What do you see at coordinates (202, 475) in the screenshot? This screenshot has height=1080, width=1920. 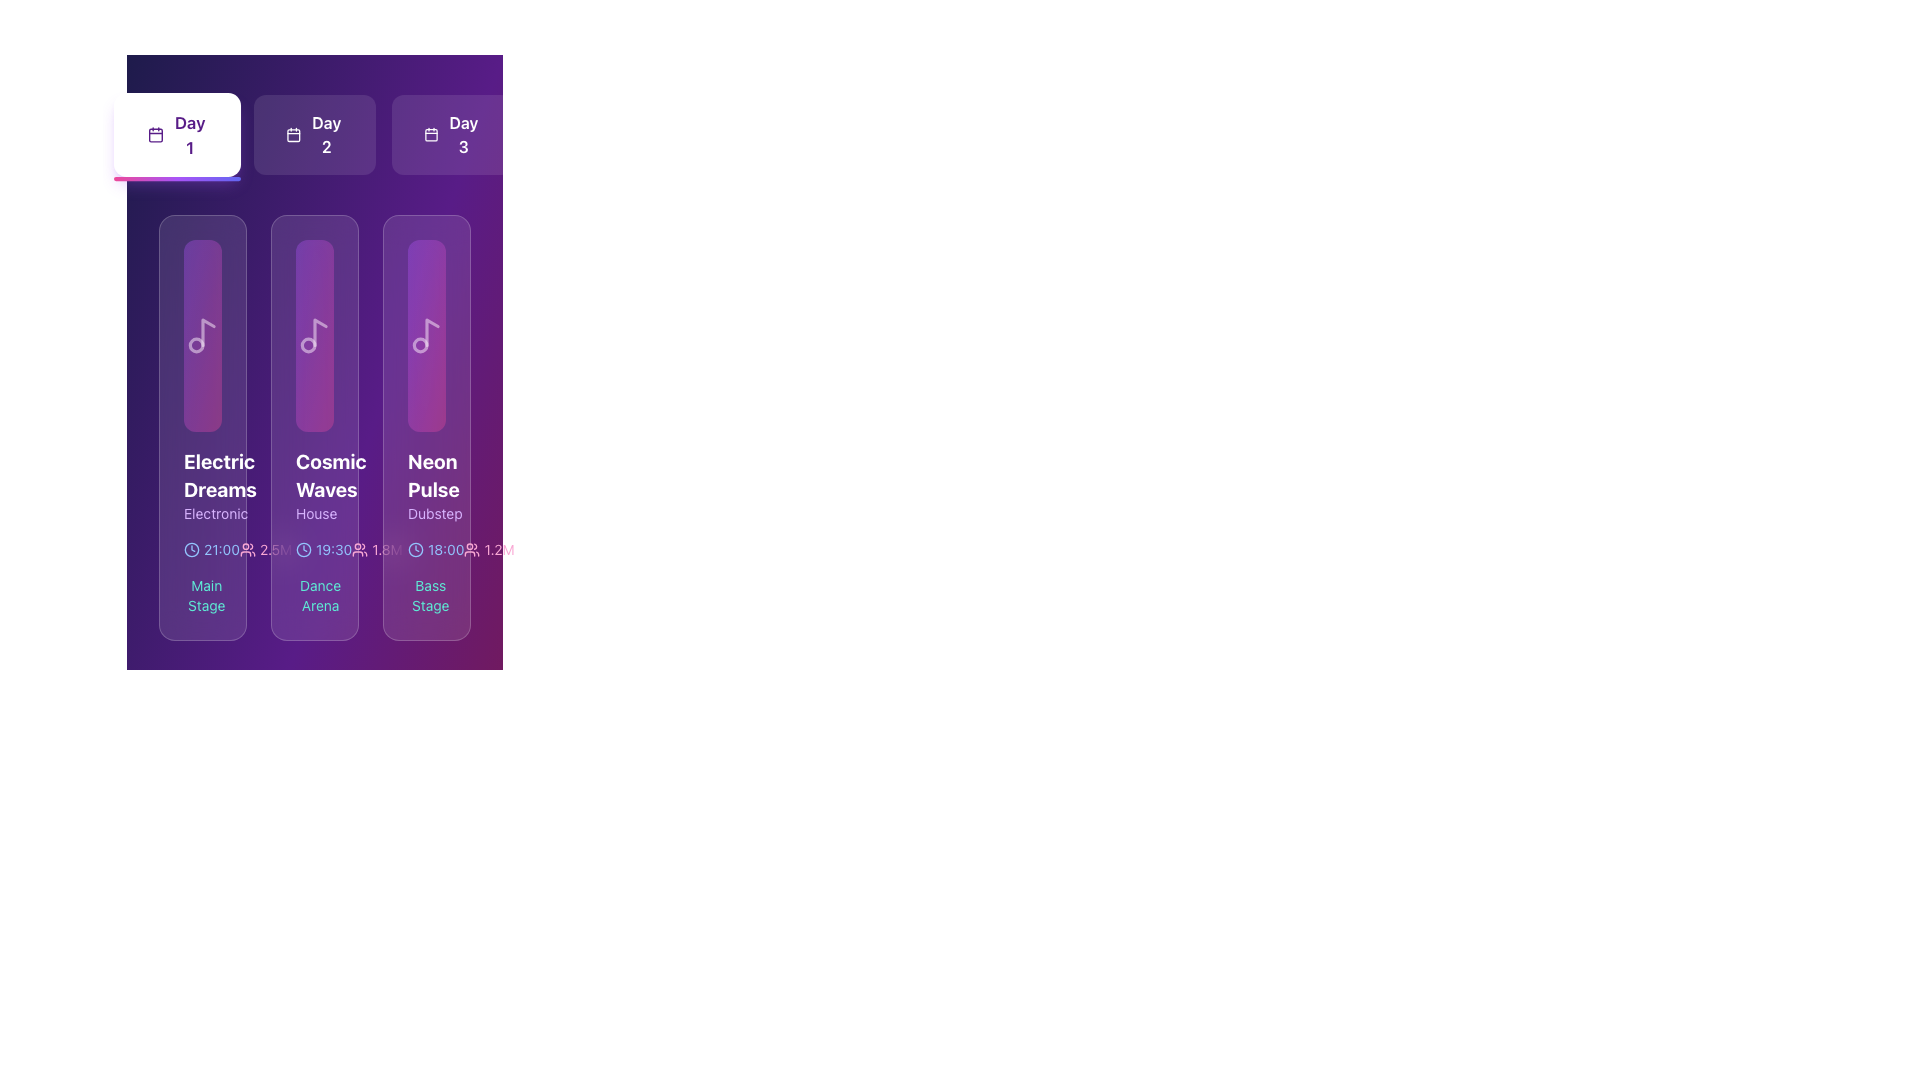 I see `information displayed in the text label titled 'Electric Dreams', which is located at the top section of the leftmost card in a horizontally aligned list of cards` at bounding box center [202, 475].